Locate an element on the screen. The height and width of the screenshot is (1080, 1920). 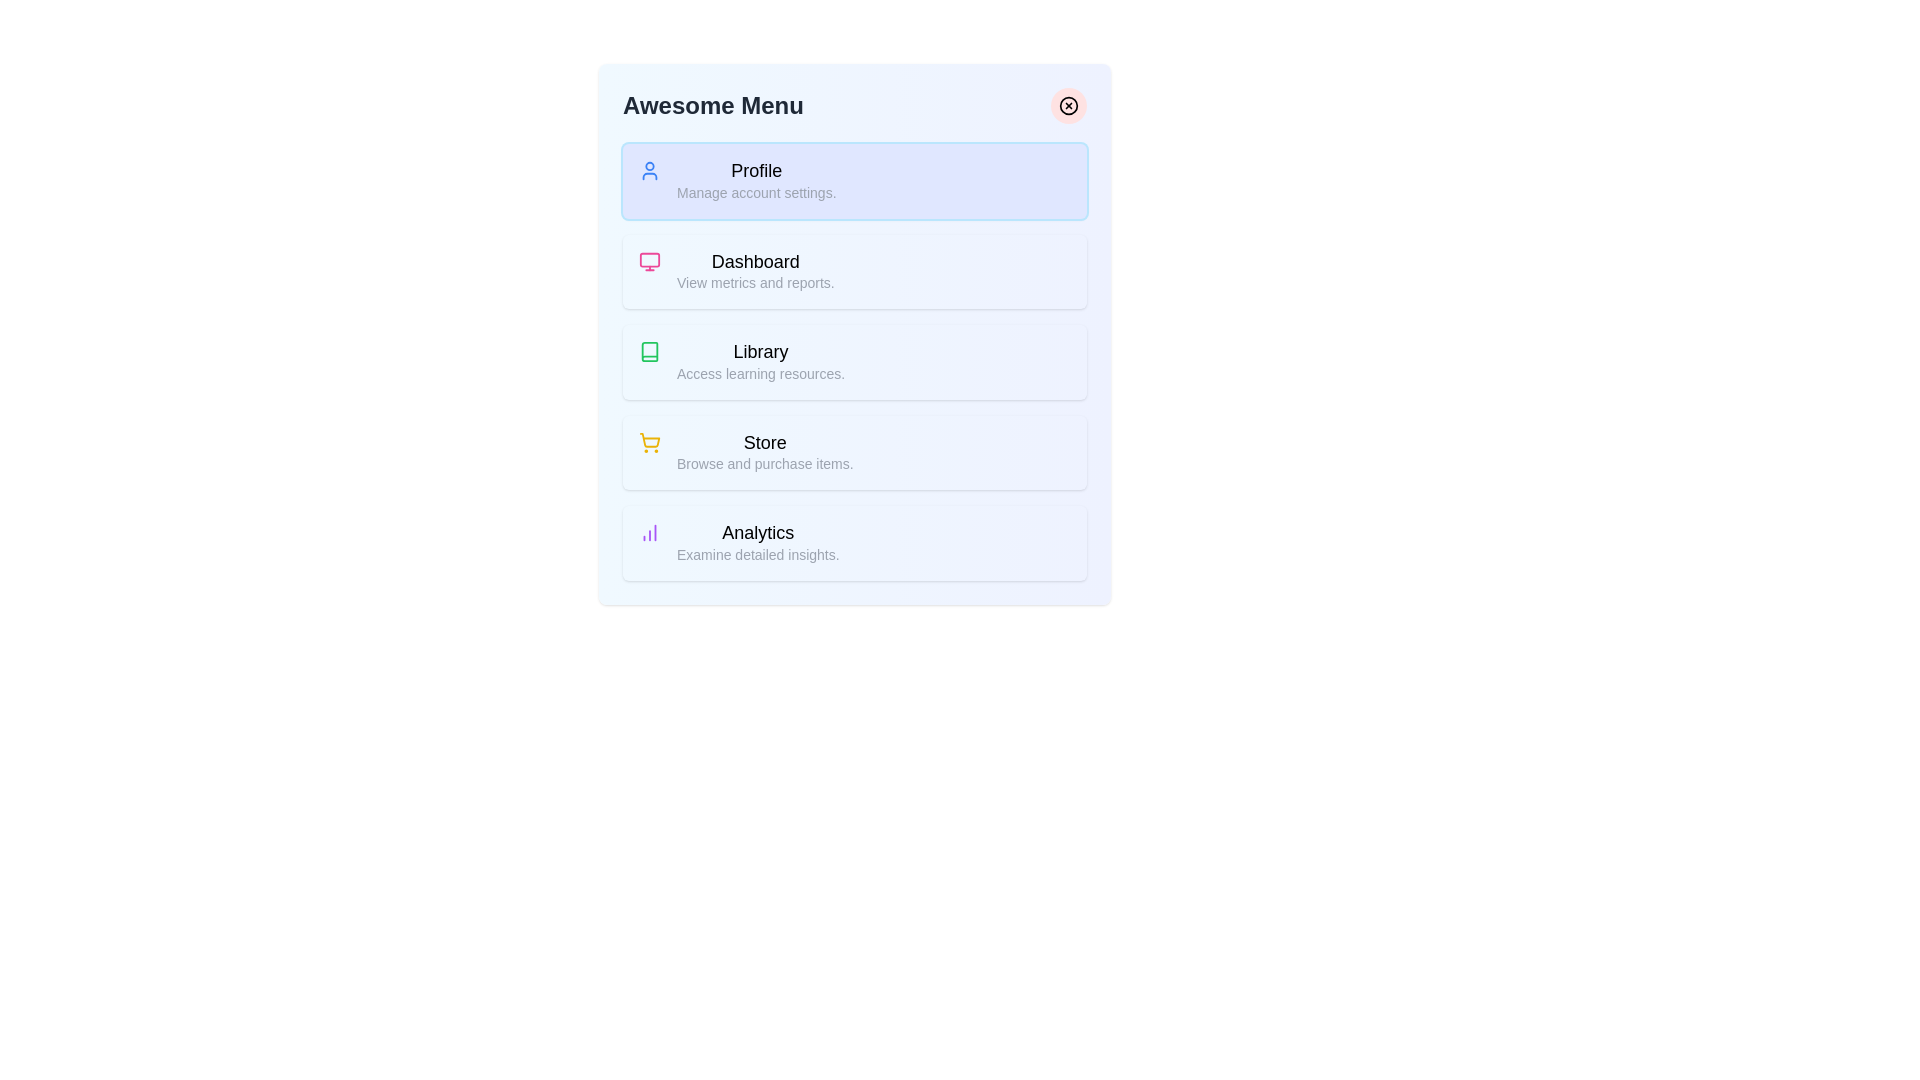
the menu item labeled Analytics to read its description is located at coordinates (748, 540).